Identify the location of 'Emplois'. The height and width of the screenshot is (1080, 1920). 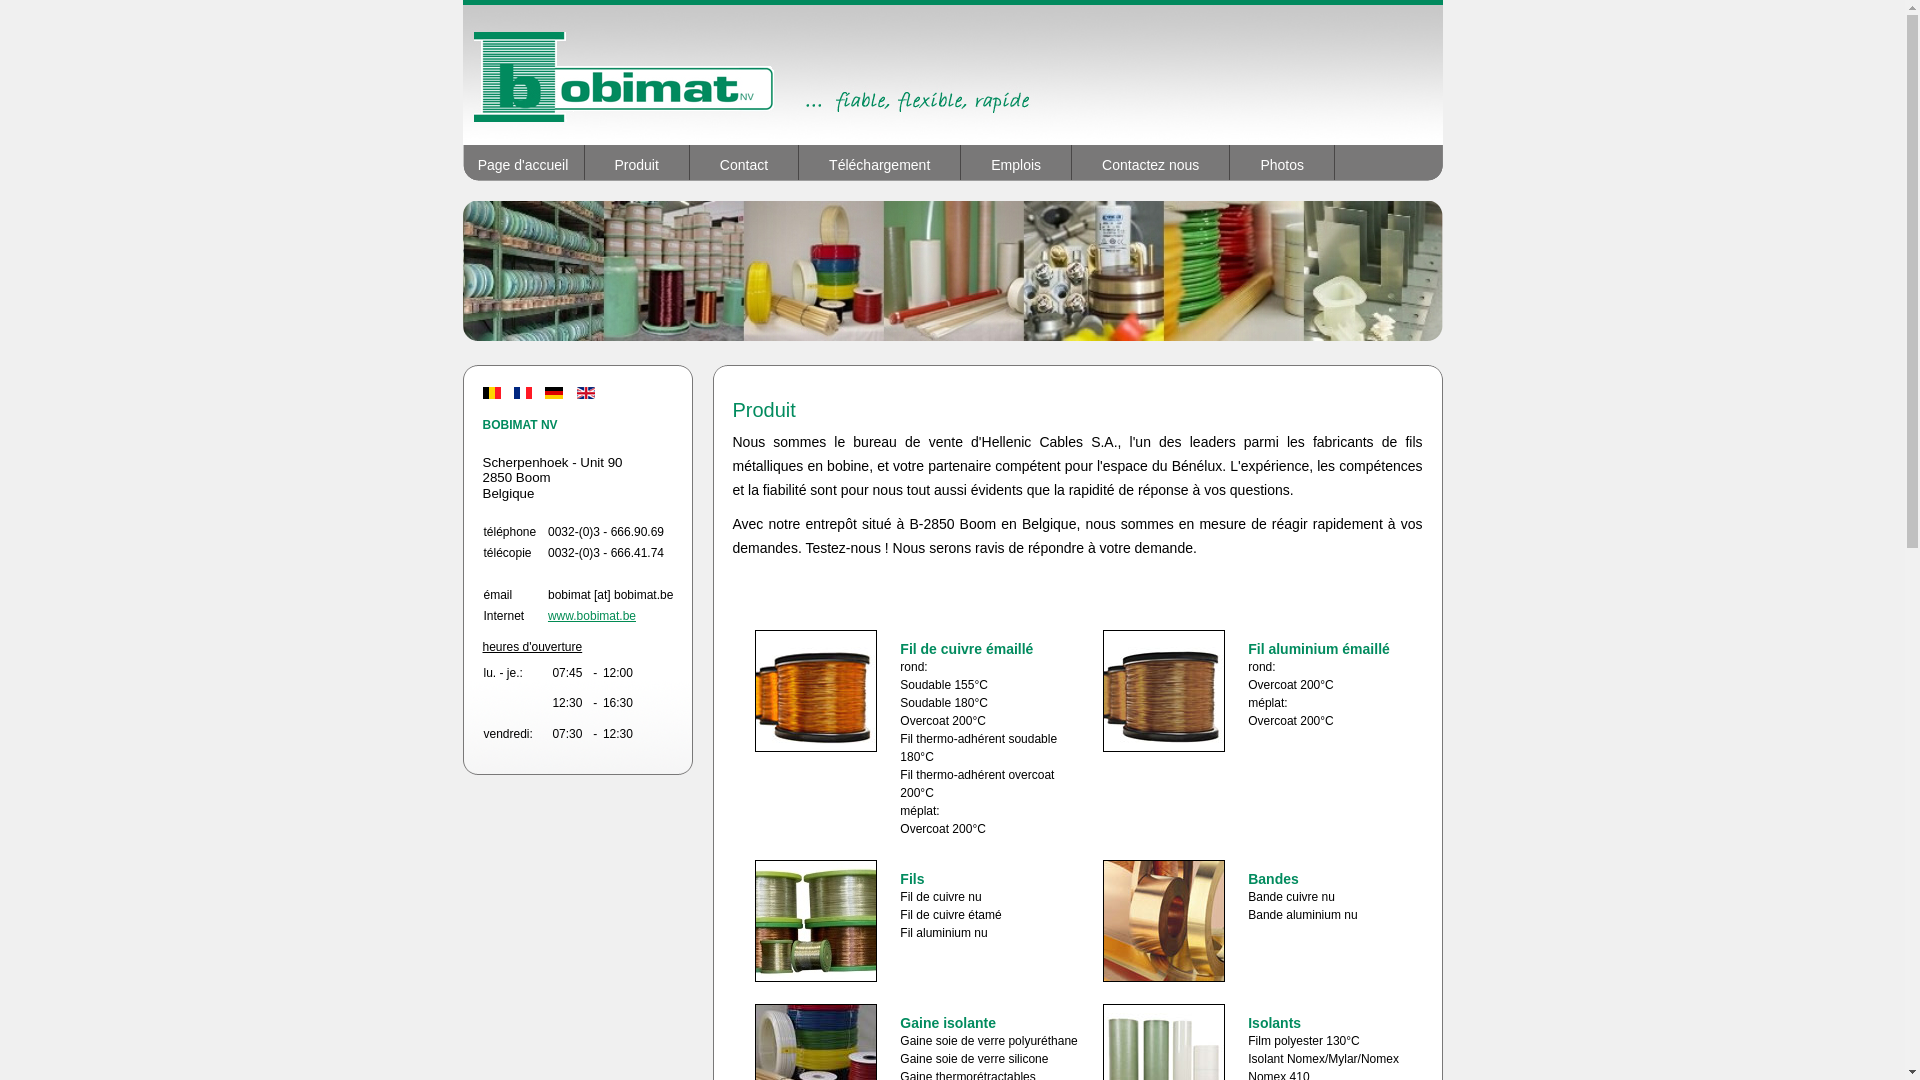
(1016, 161).